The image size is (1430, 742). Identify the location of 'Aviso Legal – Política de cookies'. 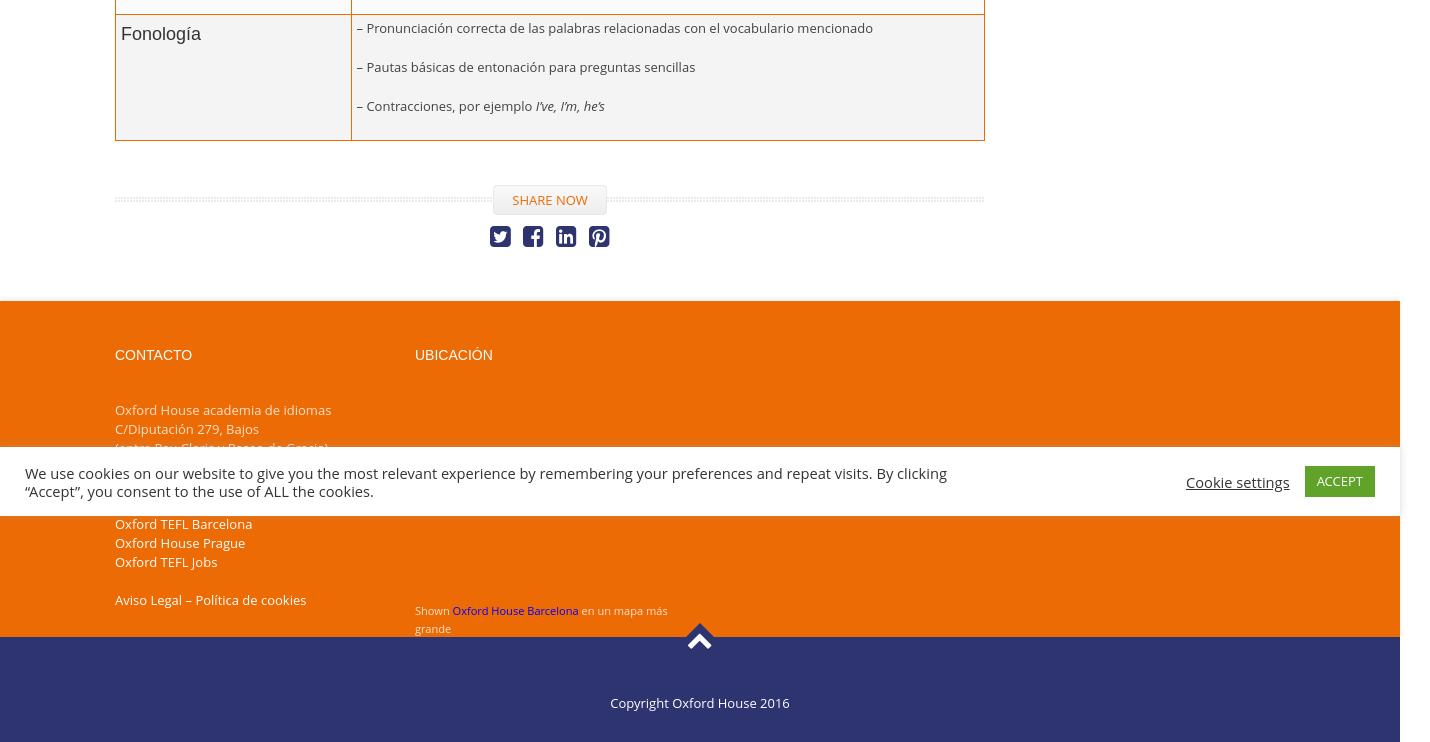
(209, 598).